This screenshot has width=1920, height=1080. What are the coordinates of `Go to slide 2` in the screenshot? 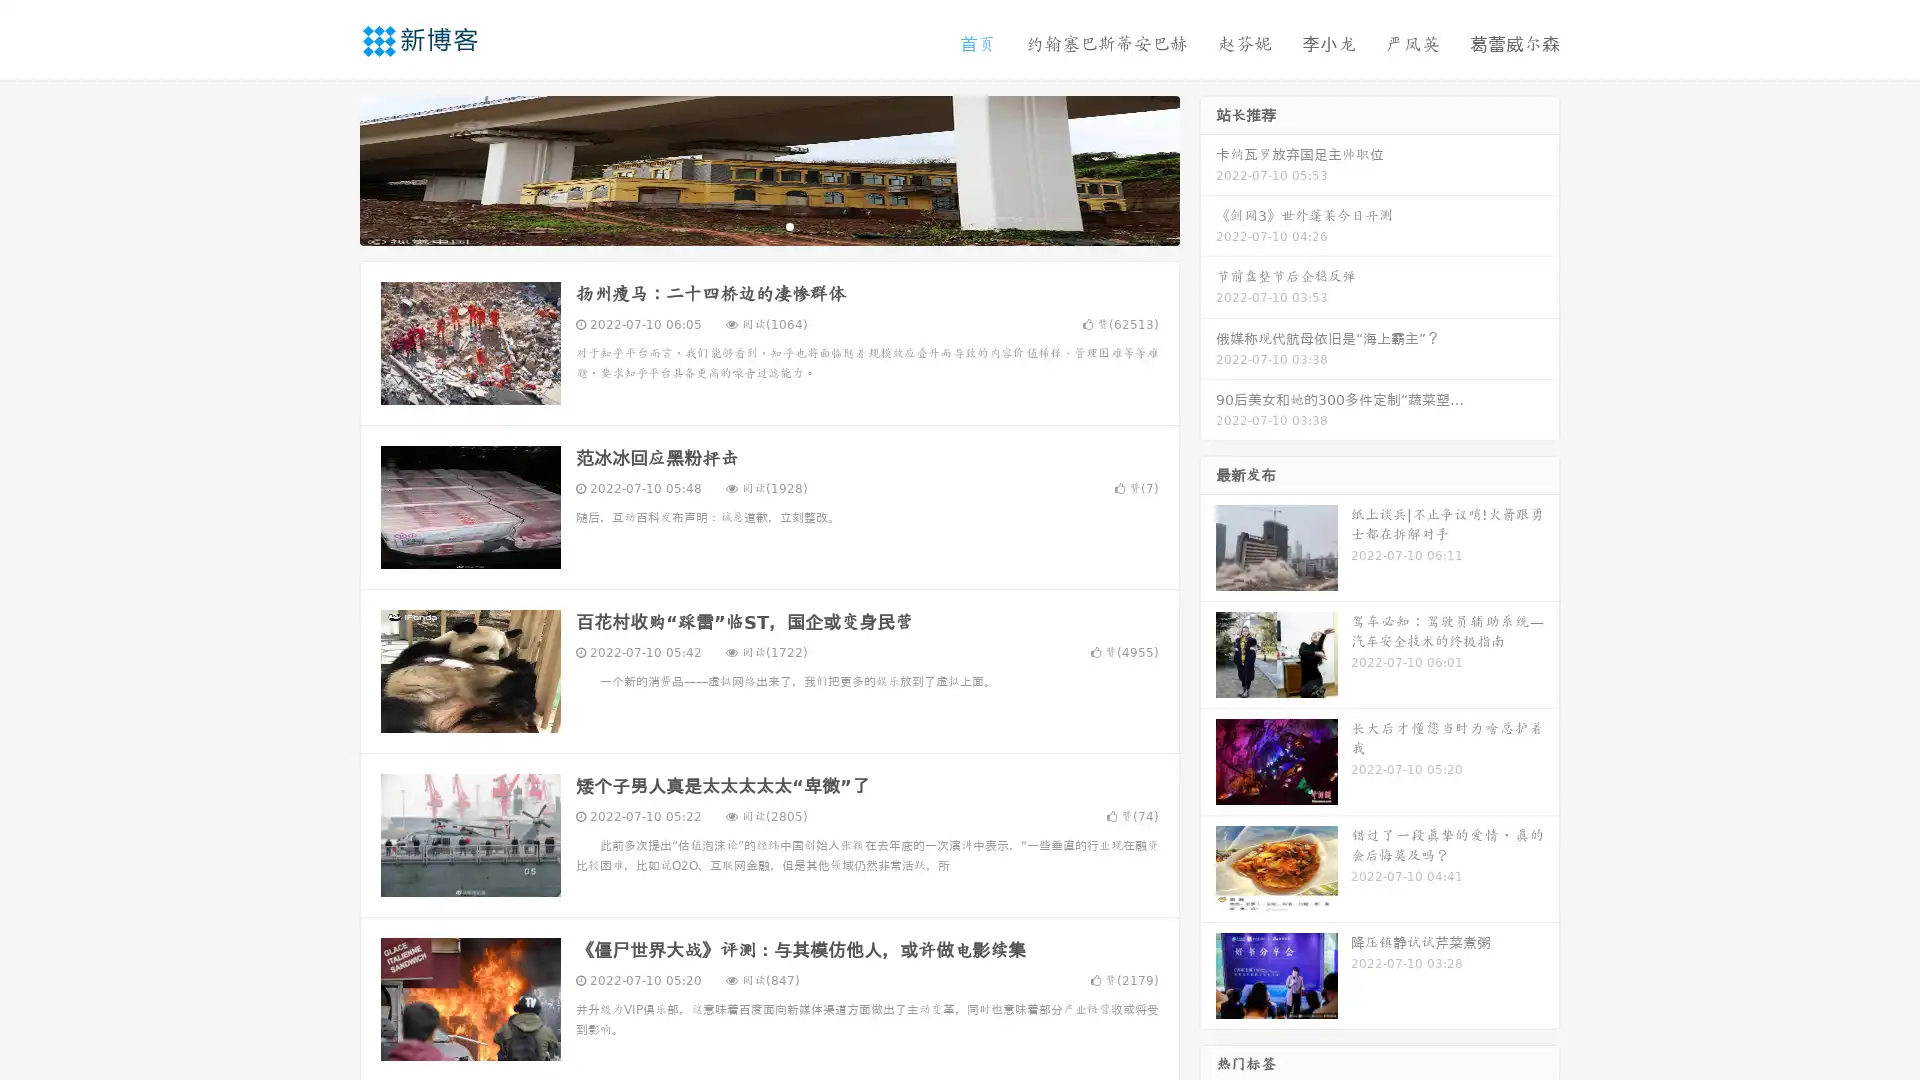 It's located at (768, 225).